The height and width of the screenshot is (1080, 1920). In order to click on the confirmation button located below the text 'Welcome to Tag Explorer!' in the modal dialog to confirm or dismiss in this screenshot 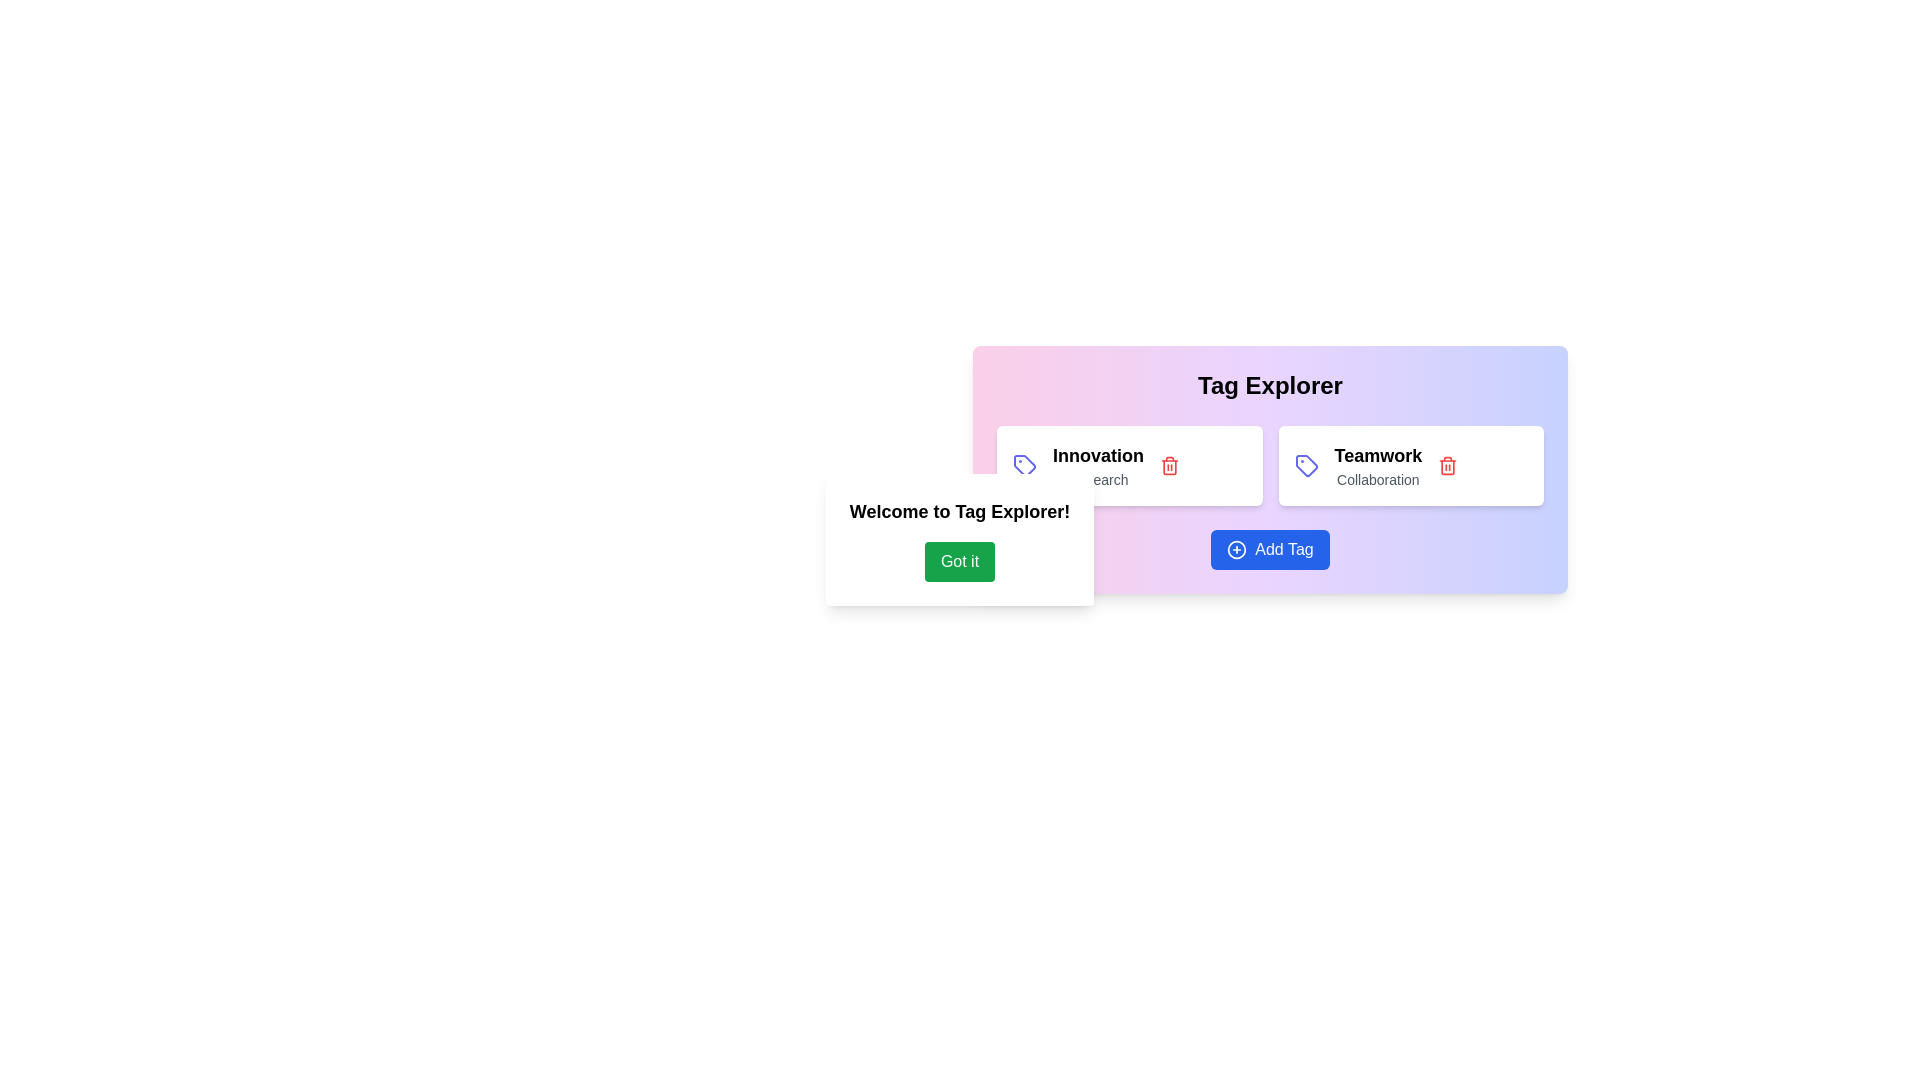, I will do `click(960, 562)`.